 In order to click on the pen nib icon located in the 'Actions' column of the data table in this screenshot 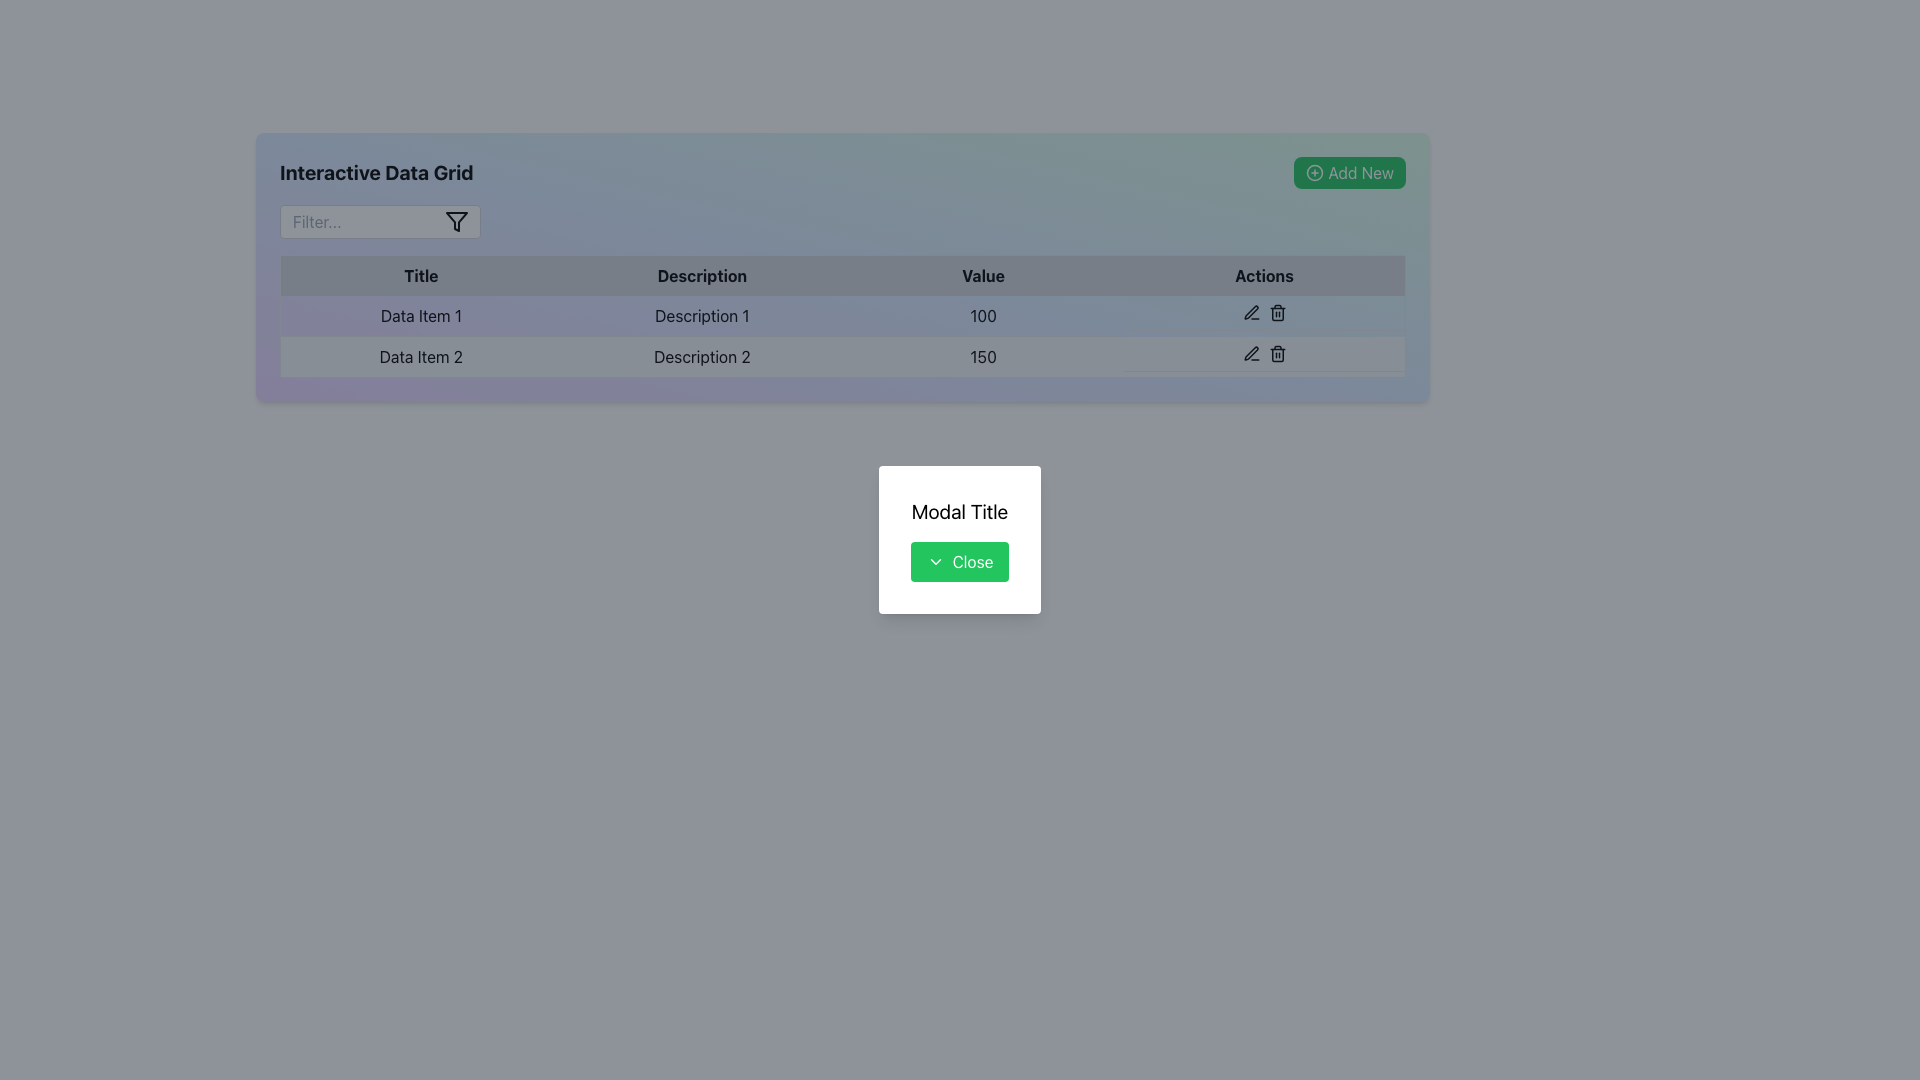, I will do `click(1250, 352)`.